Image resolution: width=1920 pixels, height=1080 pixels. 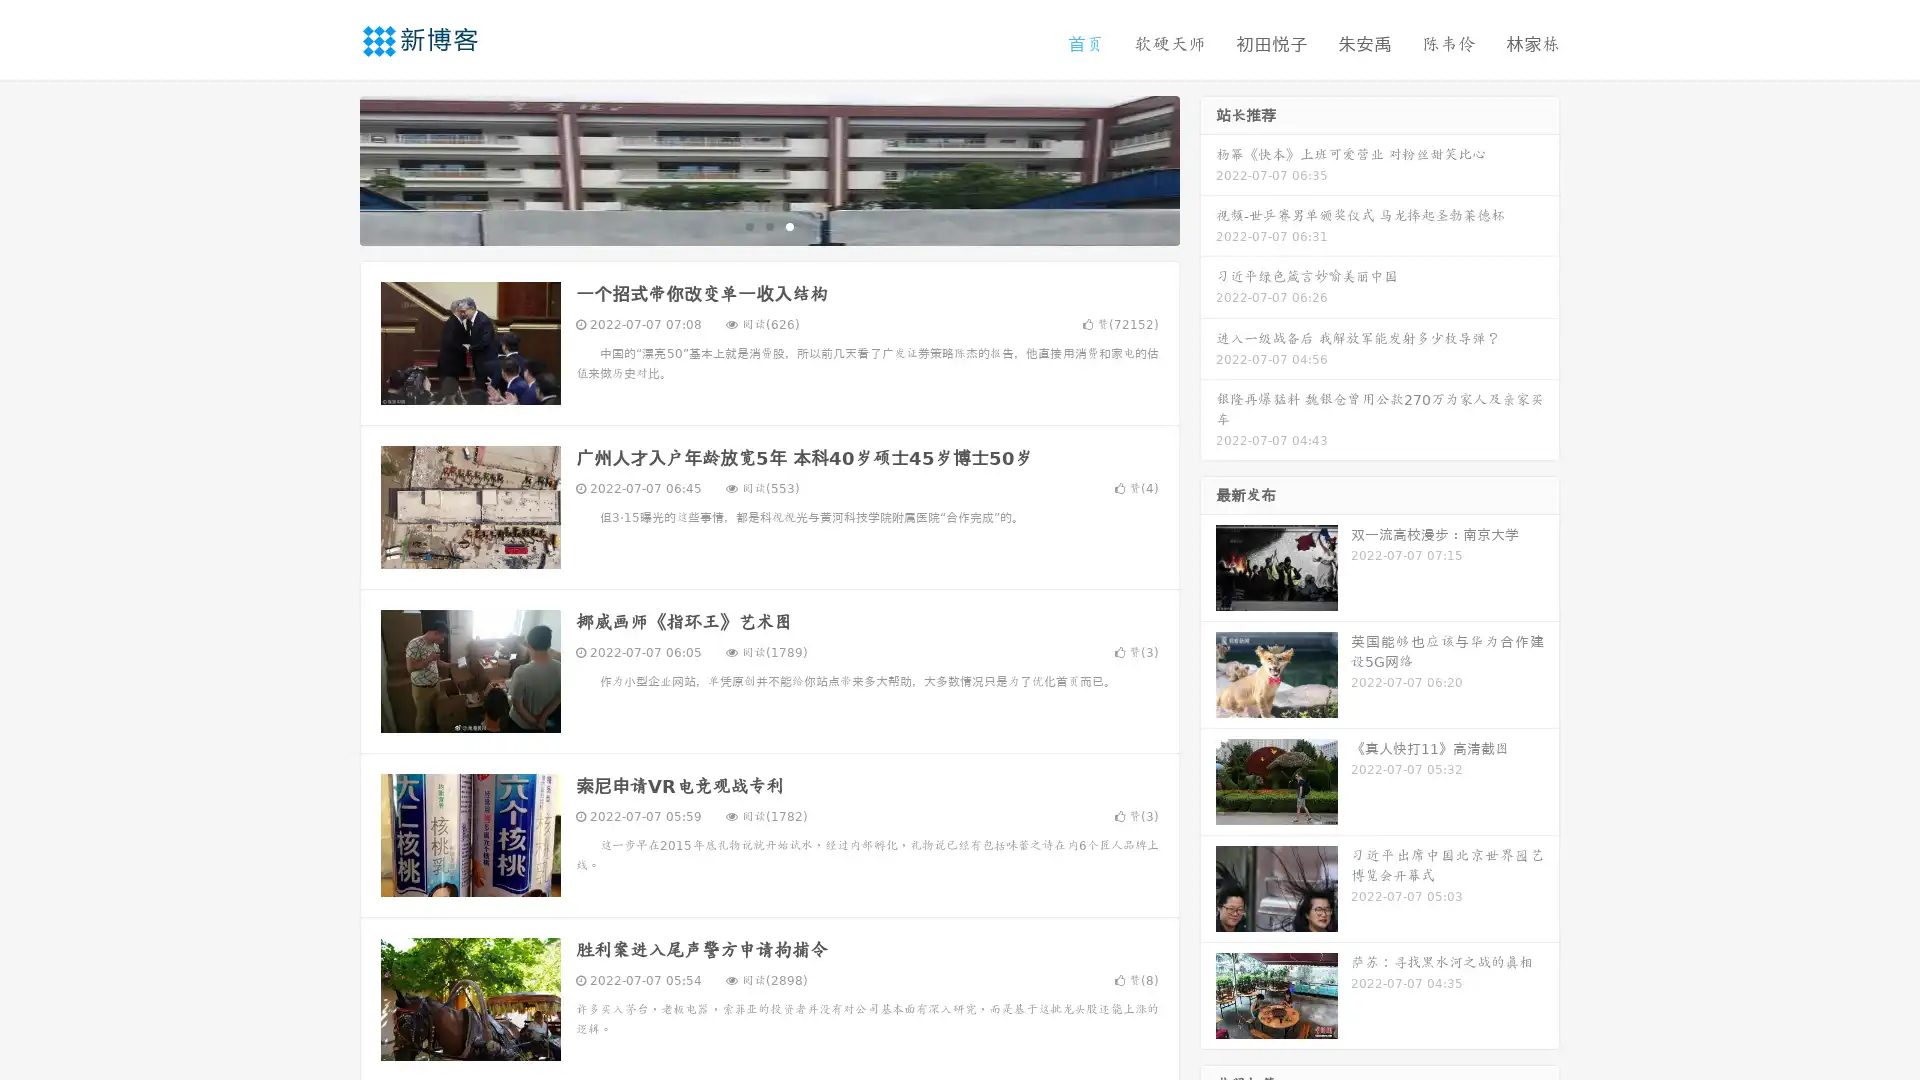 What do you see at coordinates (789, 225) in the screenshot?
I see `Go to slide 3` at bounding box center [789, 225].